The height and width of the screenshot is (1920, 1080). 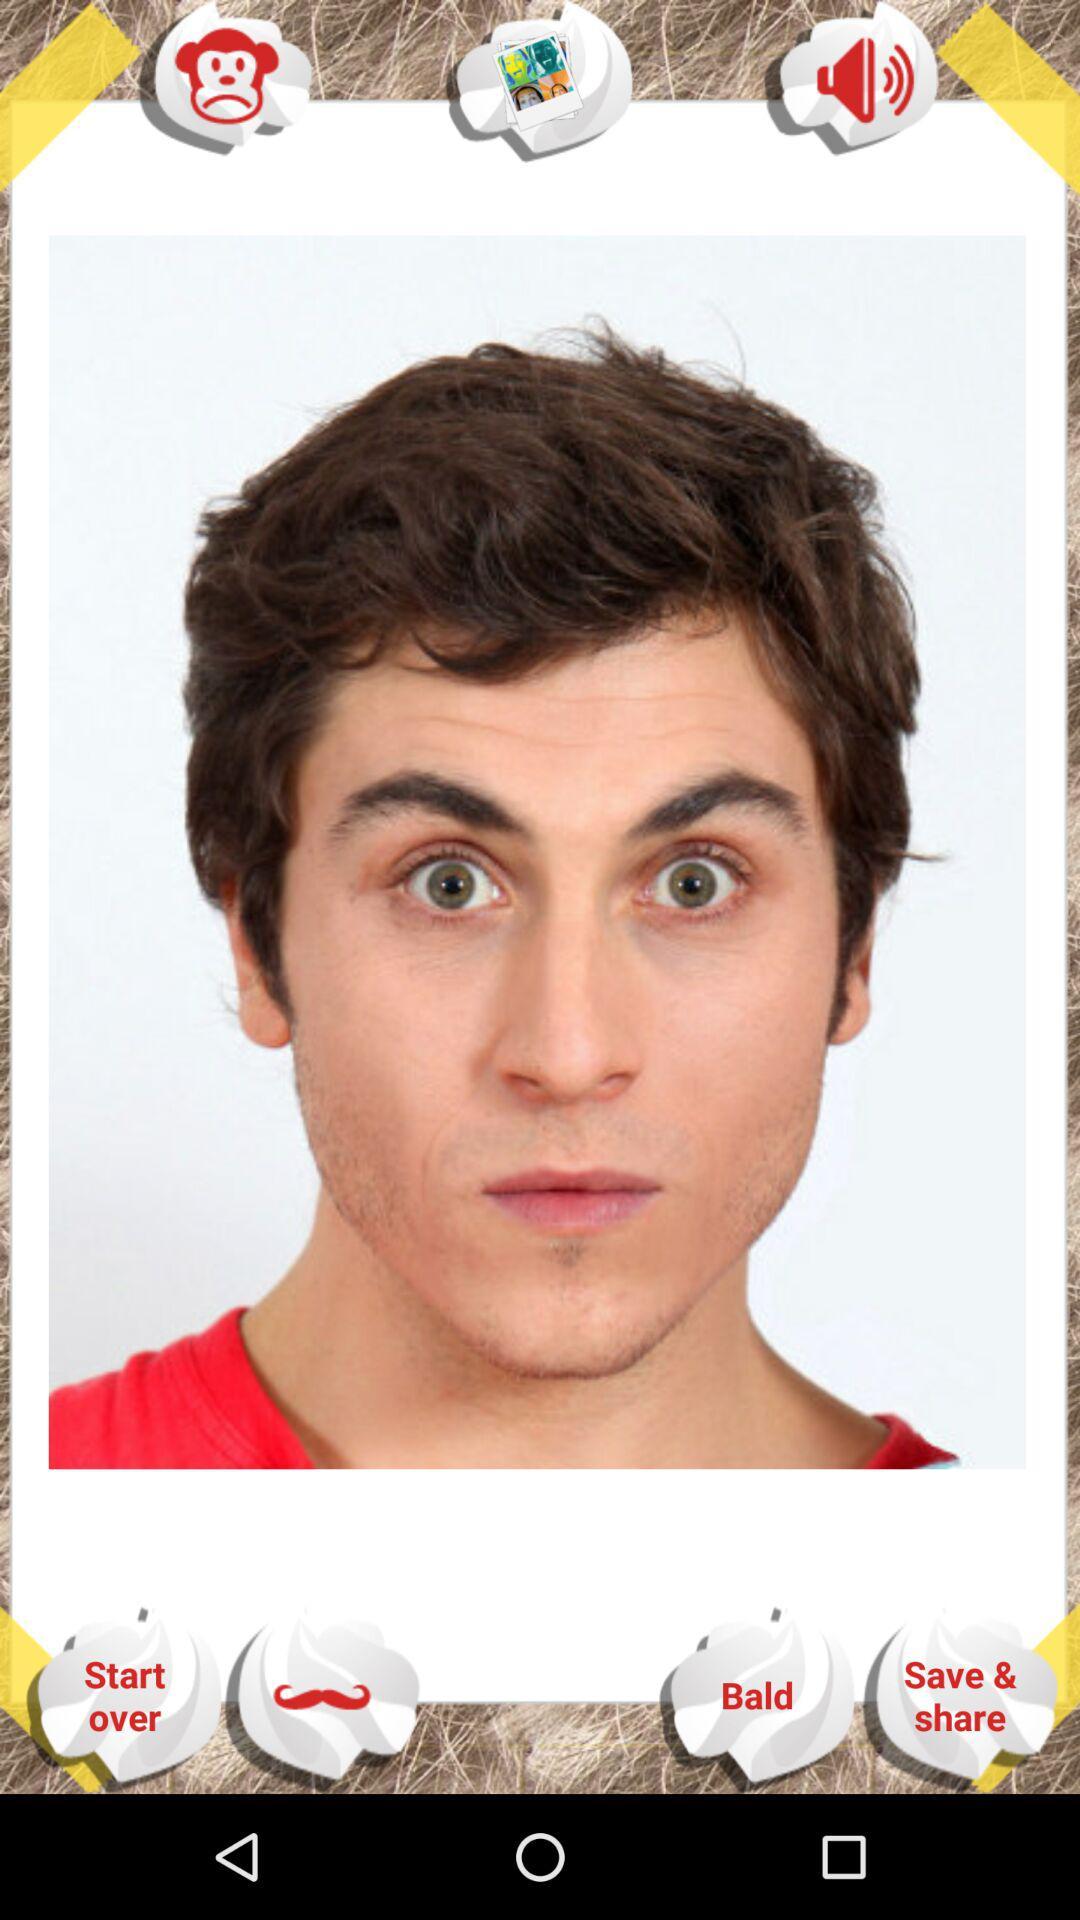 What do you see at coordinates (540, 80) in the screenshot?
I see `the avatar icon` at bounding box center [540, 80].